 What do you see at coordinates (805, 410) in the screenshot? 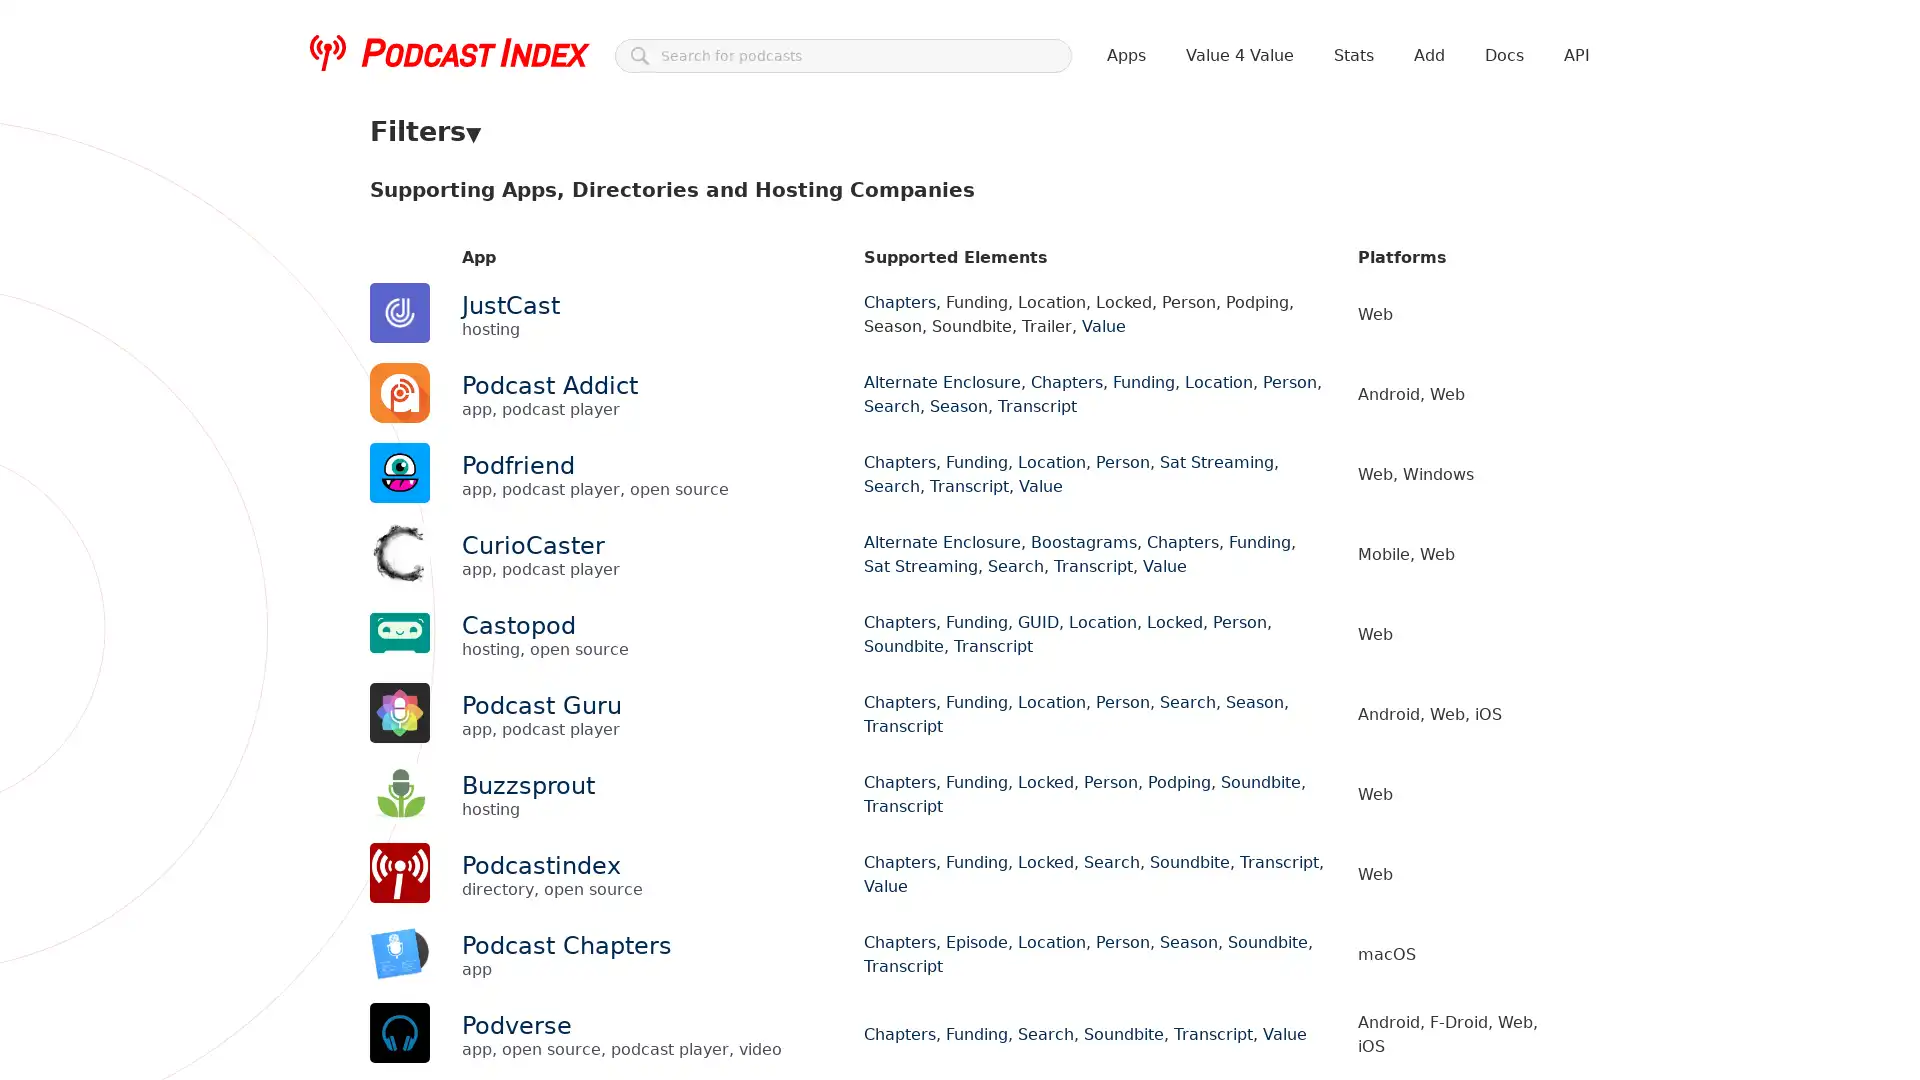
I see `Citadel` at bounding box center [805, 410].